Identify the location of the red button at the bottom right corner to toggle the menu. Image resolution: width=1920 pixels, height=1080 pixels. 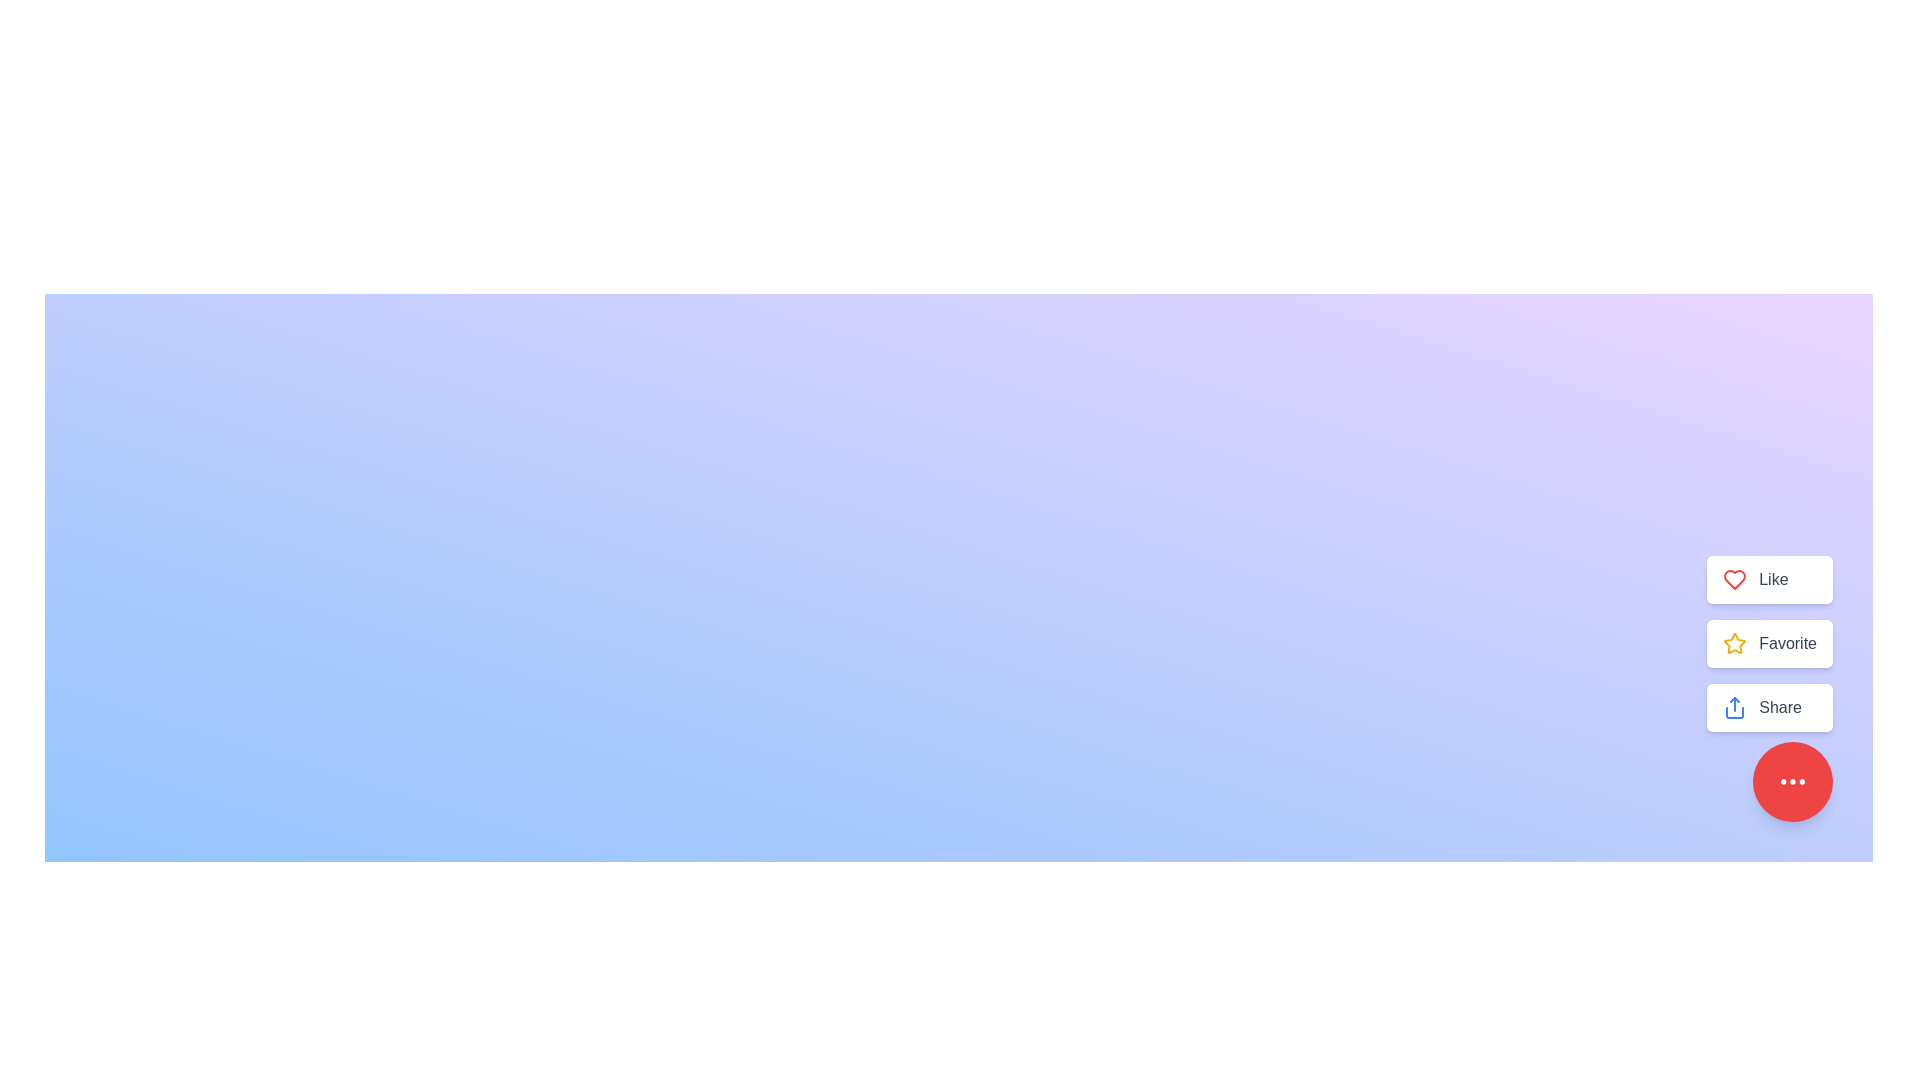
(1793, 781).